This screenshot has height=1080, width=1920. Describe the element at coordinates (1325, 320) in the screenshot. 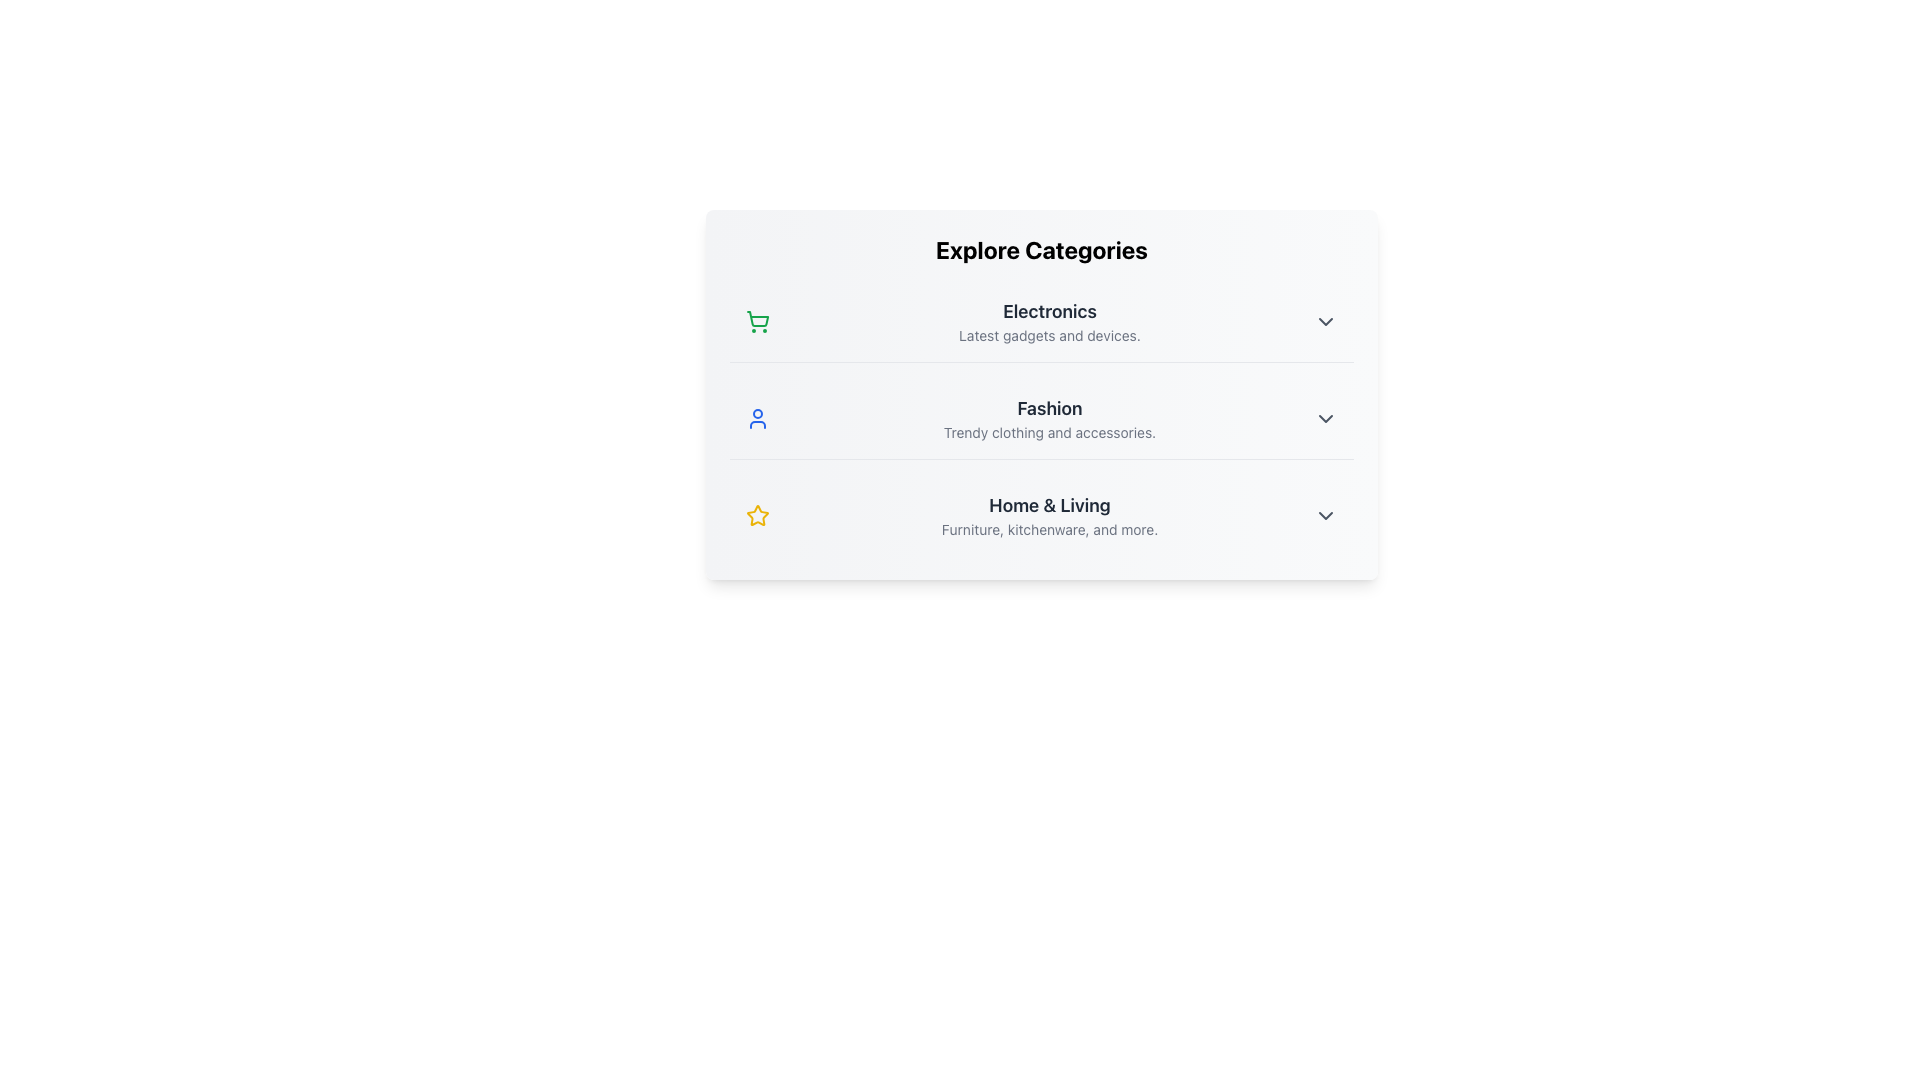

I see `the expand/collapse icon located at the rightmost position of the 'Electronics' row` at that location.